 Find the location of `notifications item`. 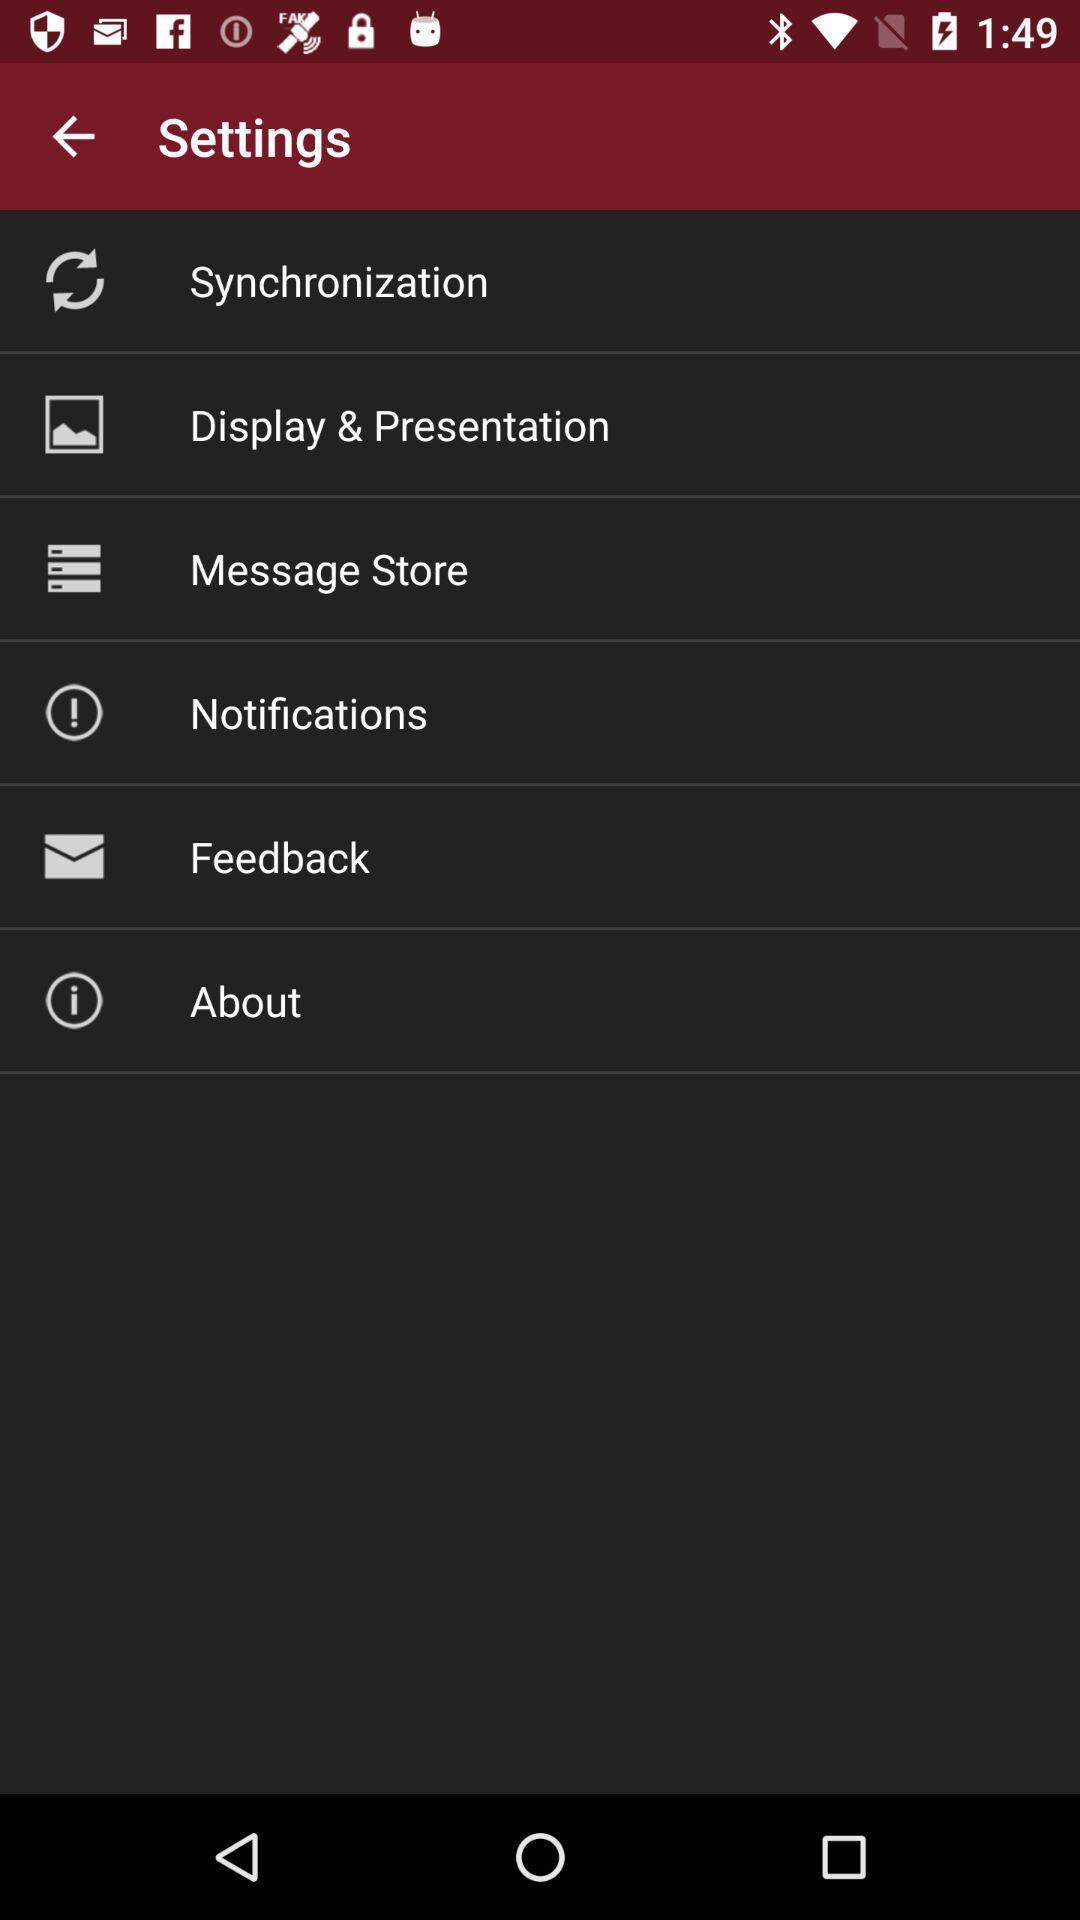

notifications item is located at coordinates (308, 712).